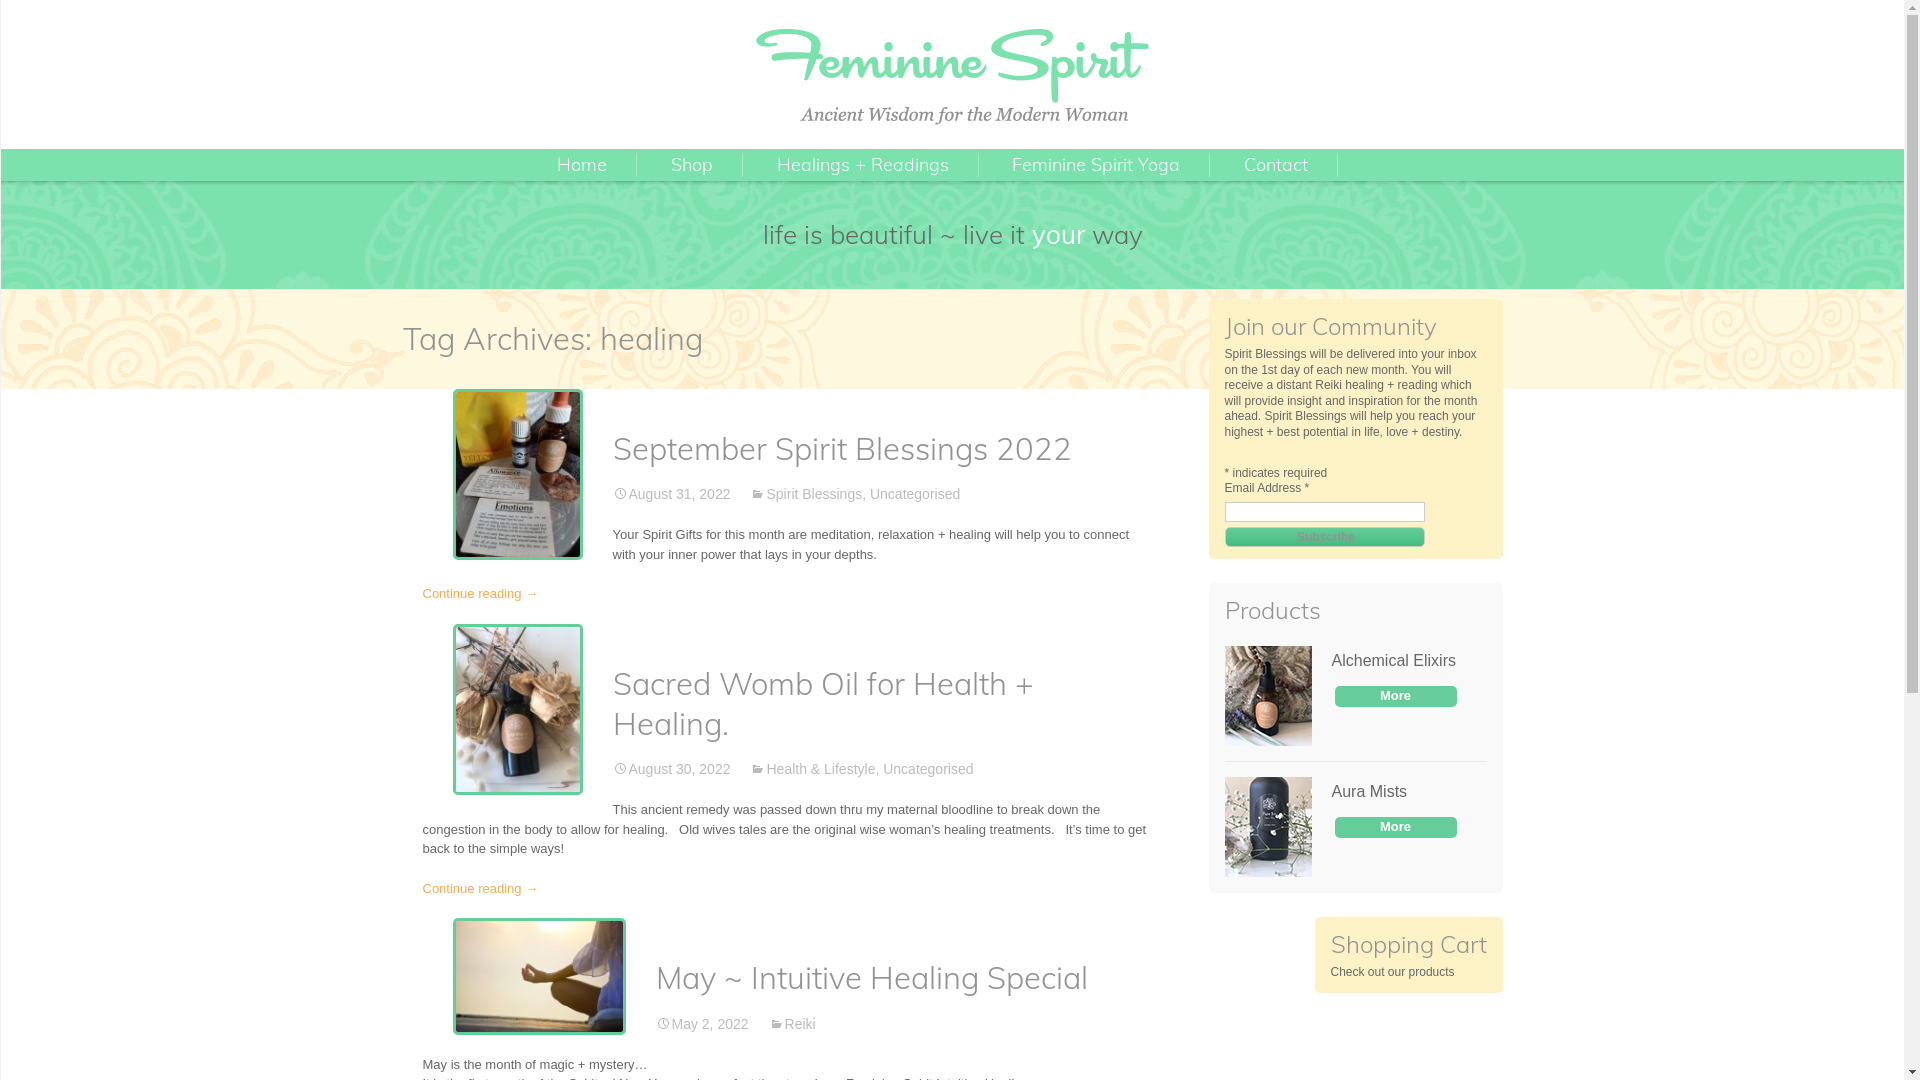  Describe the element at coordinates (791, 1023) in the screenshot. I see `'Reiki'` at that location.